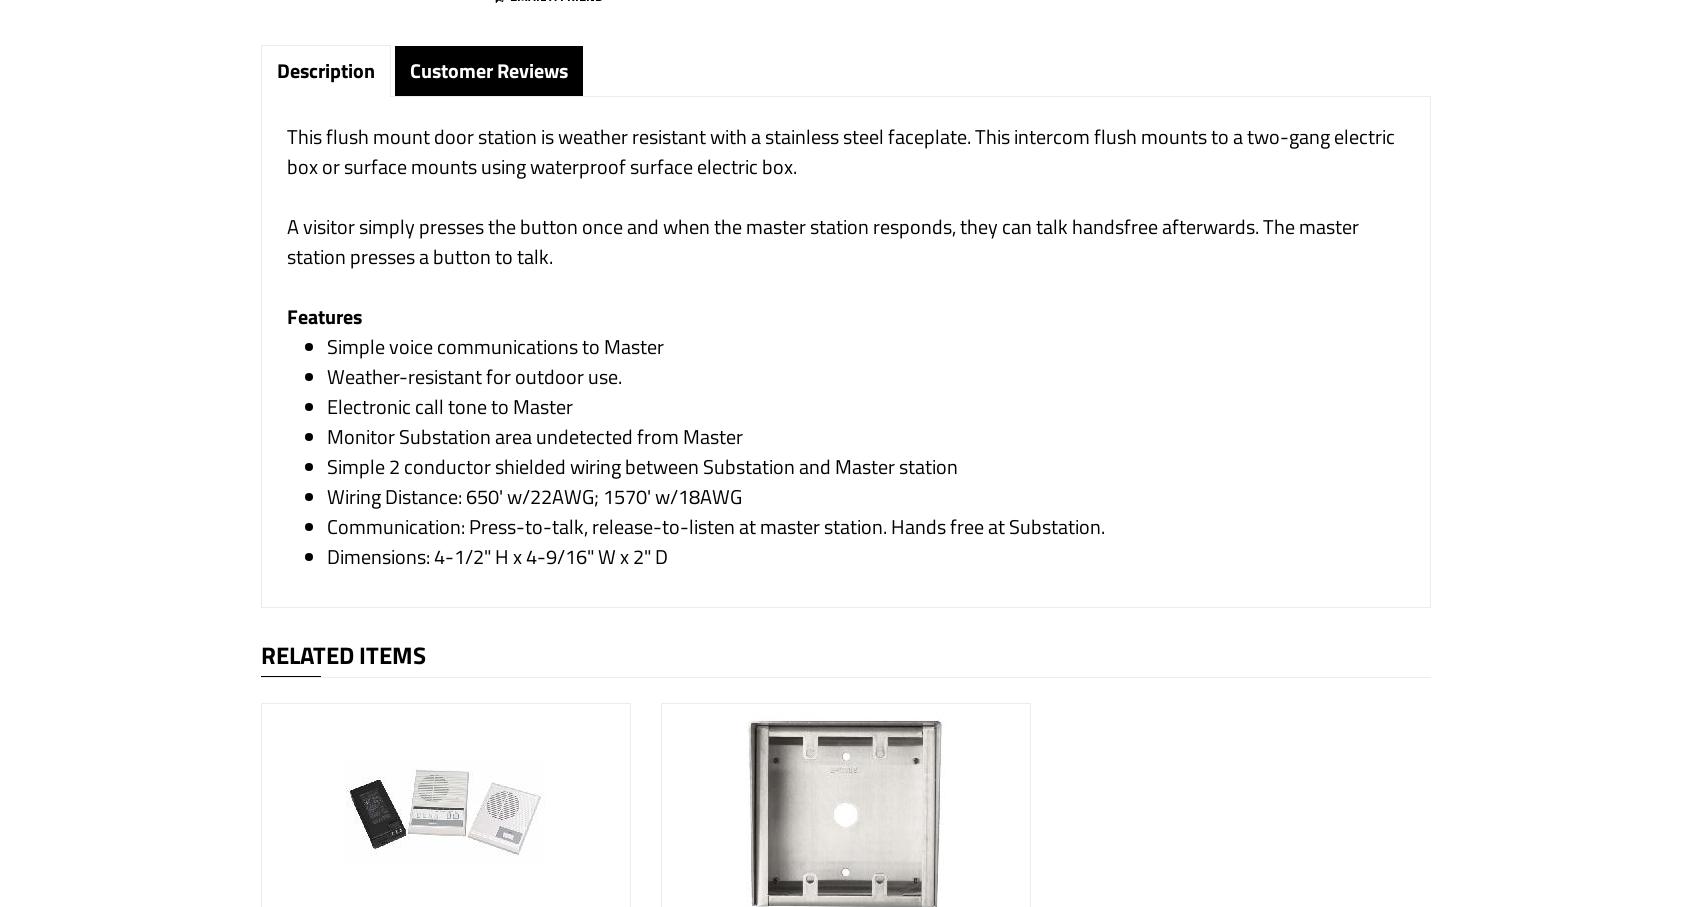 The height and width of the screenshot is (907, 1692). Describe the element at coordinates (534, 495) in the screenshot. I see `'Wiring Distance: 650' w/22AWG; 1570' w/18AWG'` at that location.